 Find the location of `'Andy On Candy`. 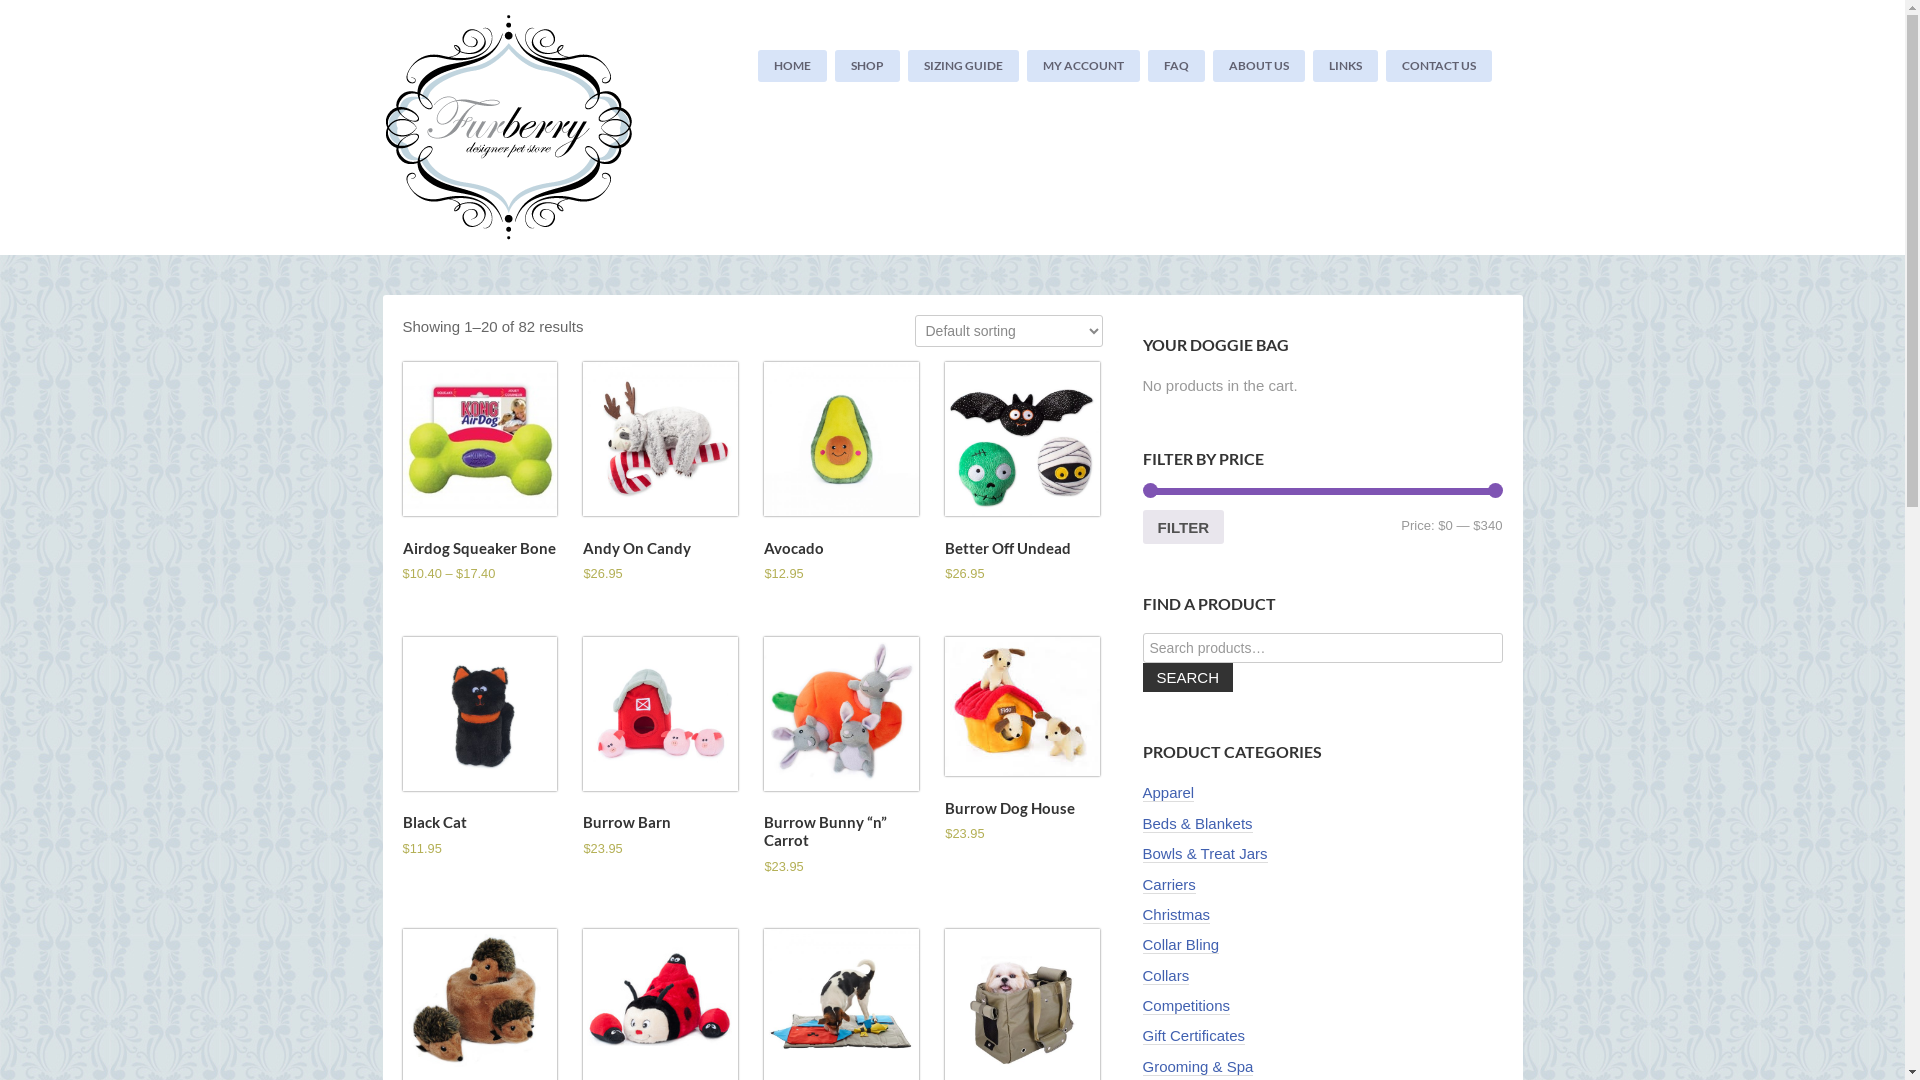

'Andy On Candy is located at coordinates (660, 473).